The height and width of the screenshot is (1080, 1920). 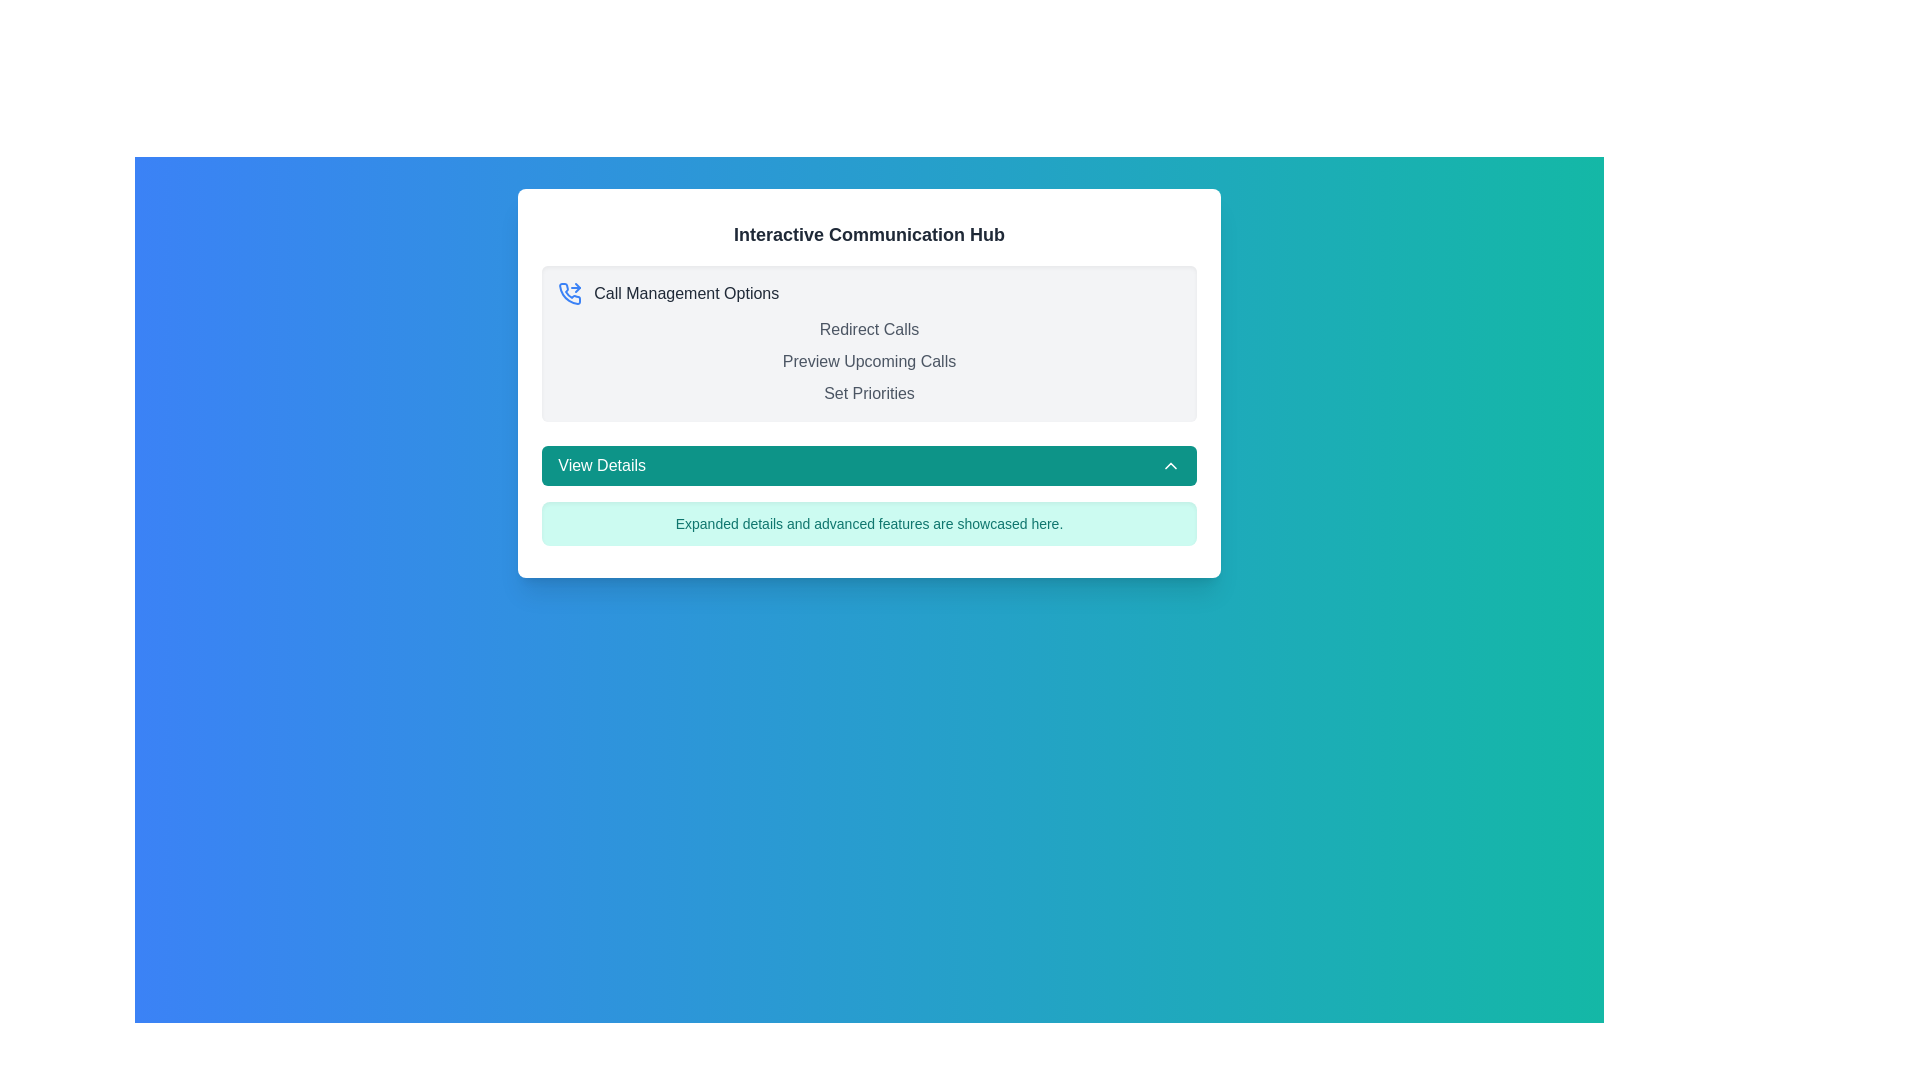 I want to click on the informational text box with a teal background that contains the text 'Expanded details and advanced features are showcased here.', so click(x=869, y=523).